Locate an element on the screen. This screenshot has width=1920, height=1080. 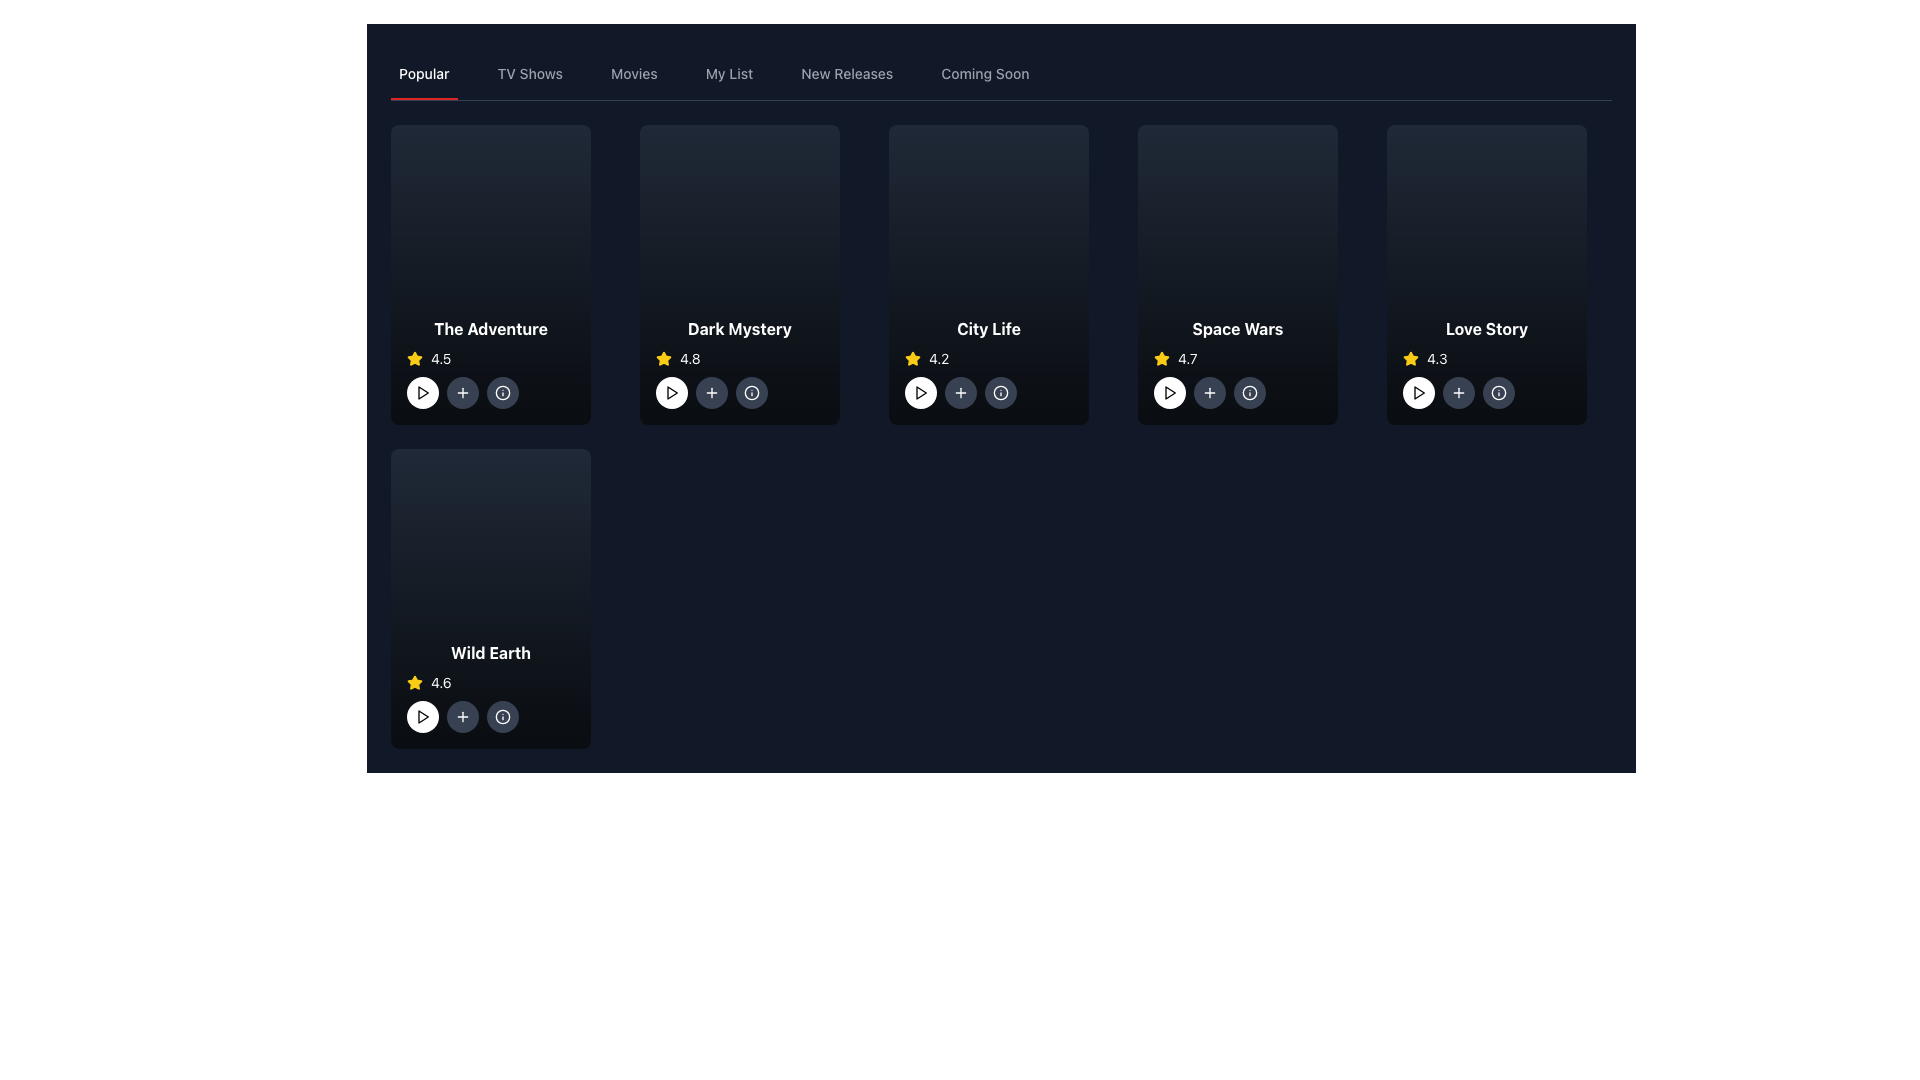
the first button in the horizontal row beneath the 'Dark Mystery' card, which initiates playback of the associated media item is located at coordinates (672, 393).